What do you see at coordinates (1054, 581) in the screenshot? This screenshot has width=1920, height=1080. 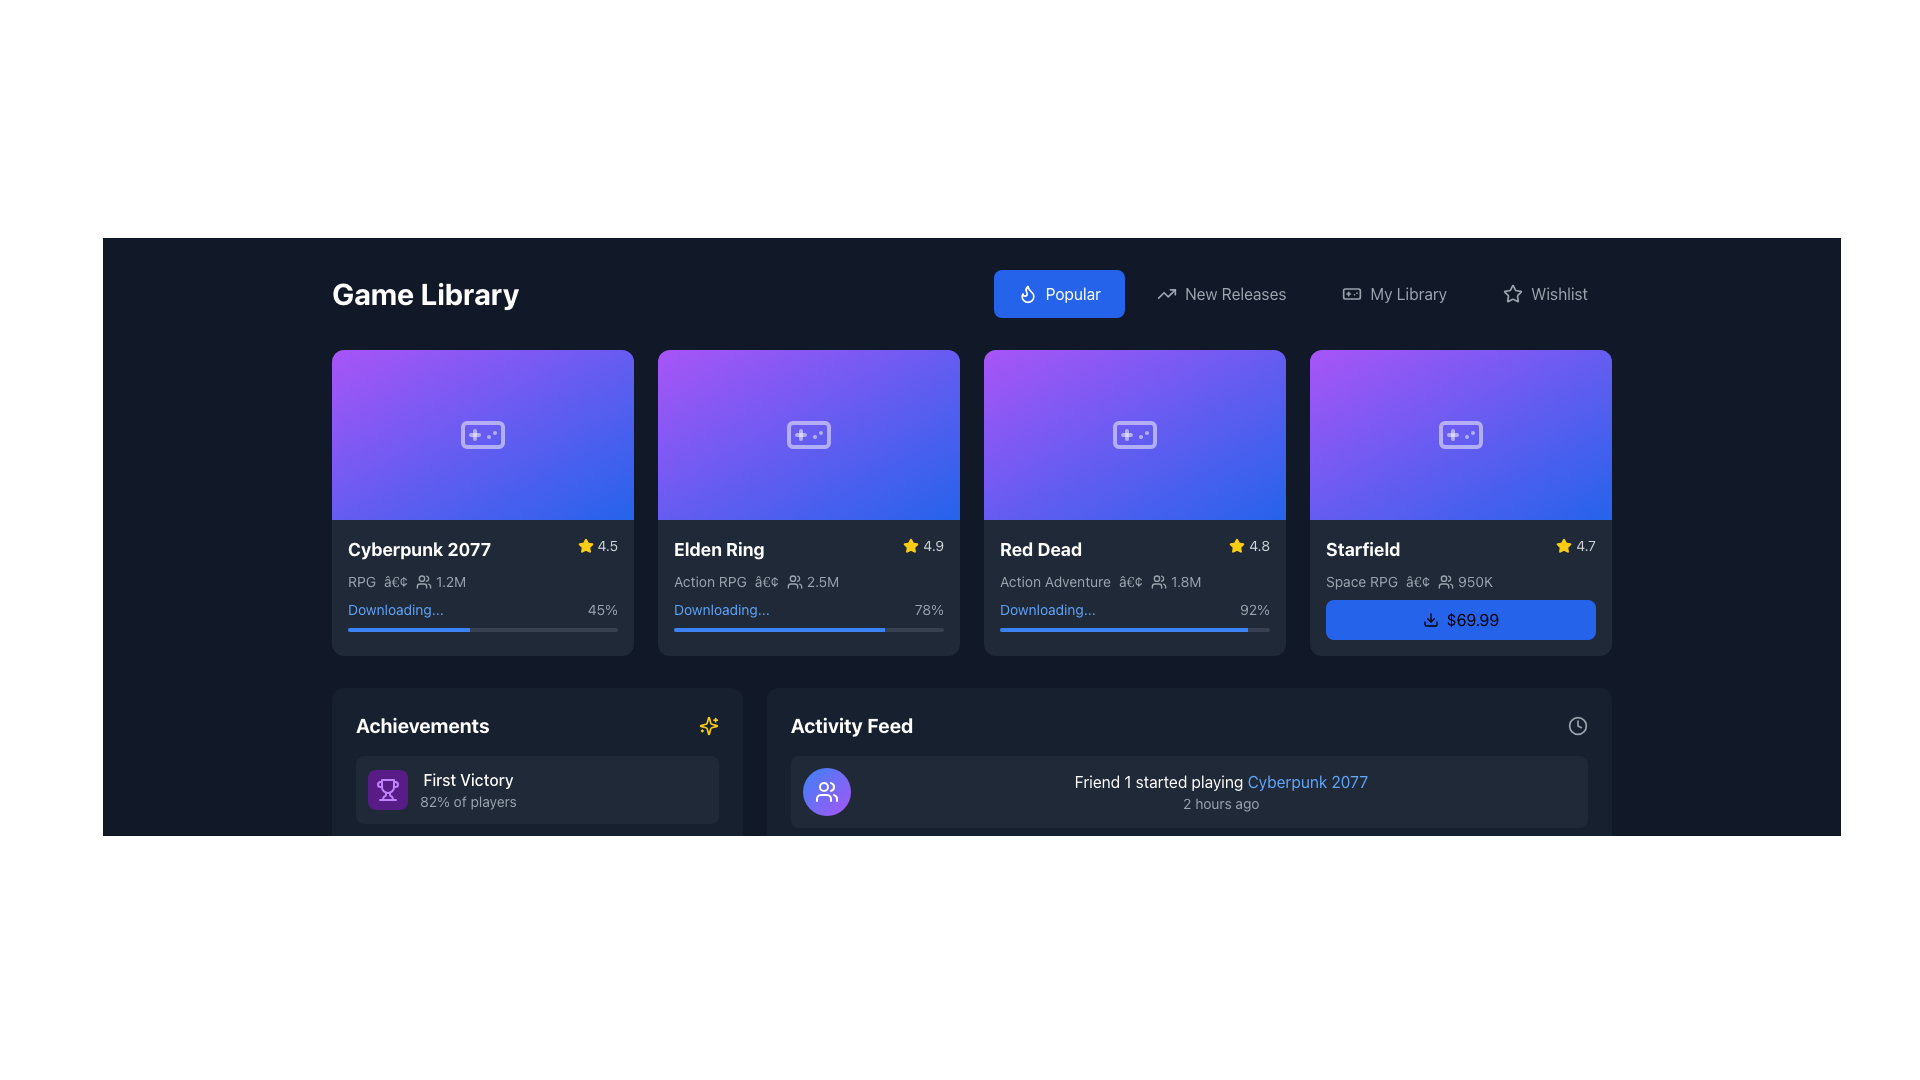 I see `the text label indicating the genre 'Red Dead', located in the lower part of the card, just above the popularity and progress indicators` at bounding box center [1054, 581].